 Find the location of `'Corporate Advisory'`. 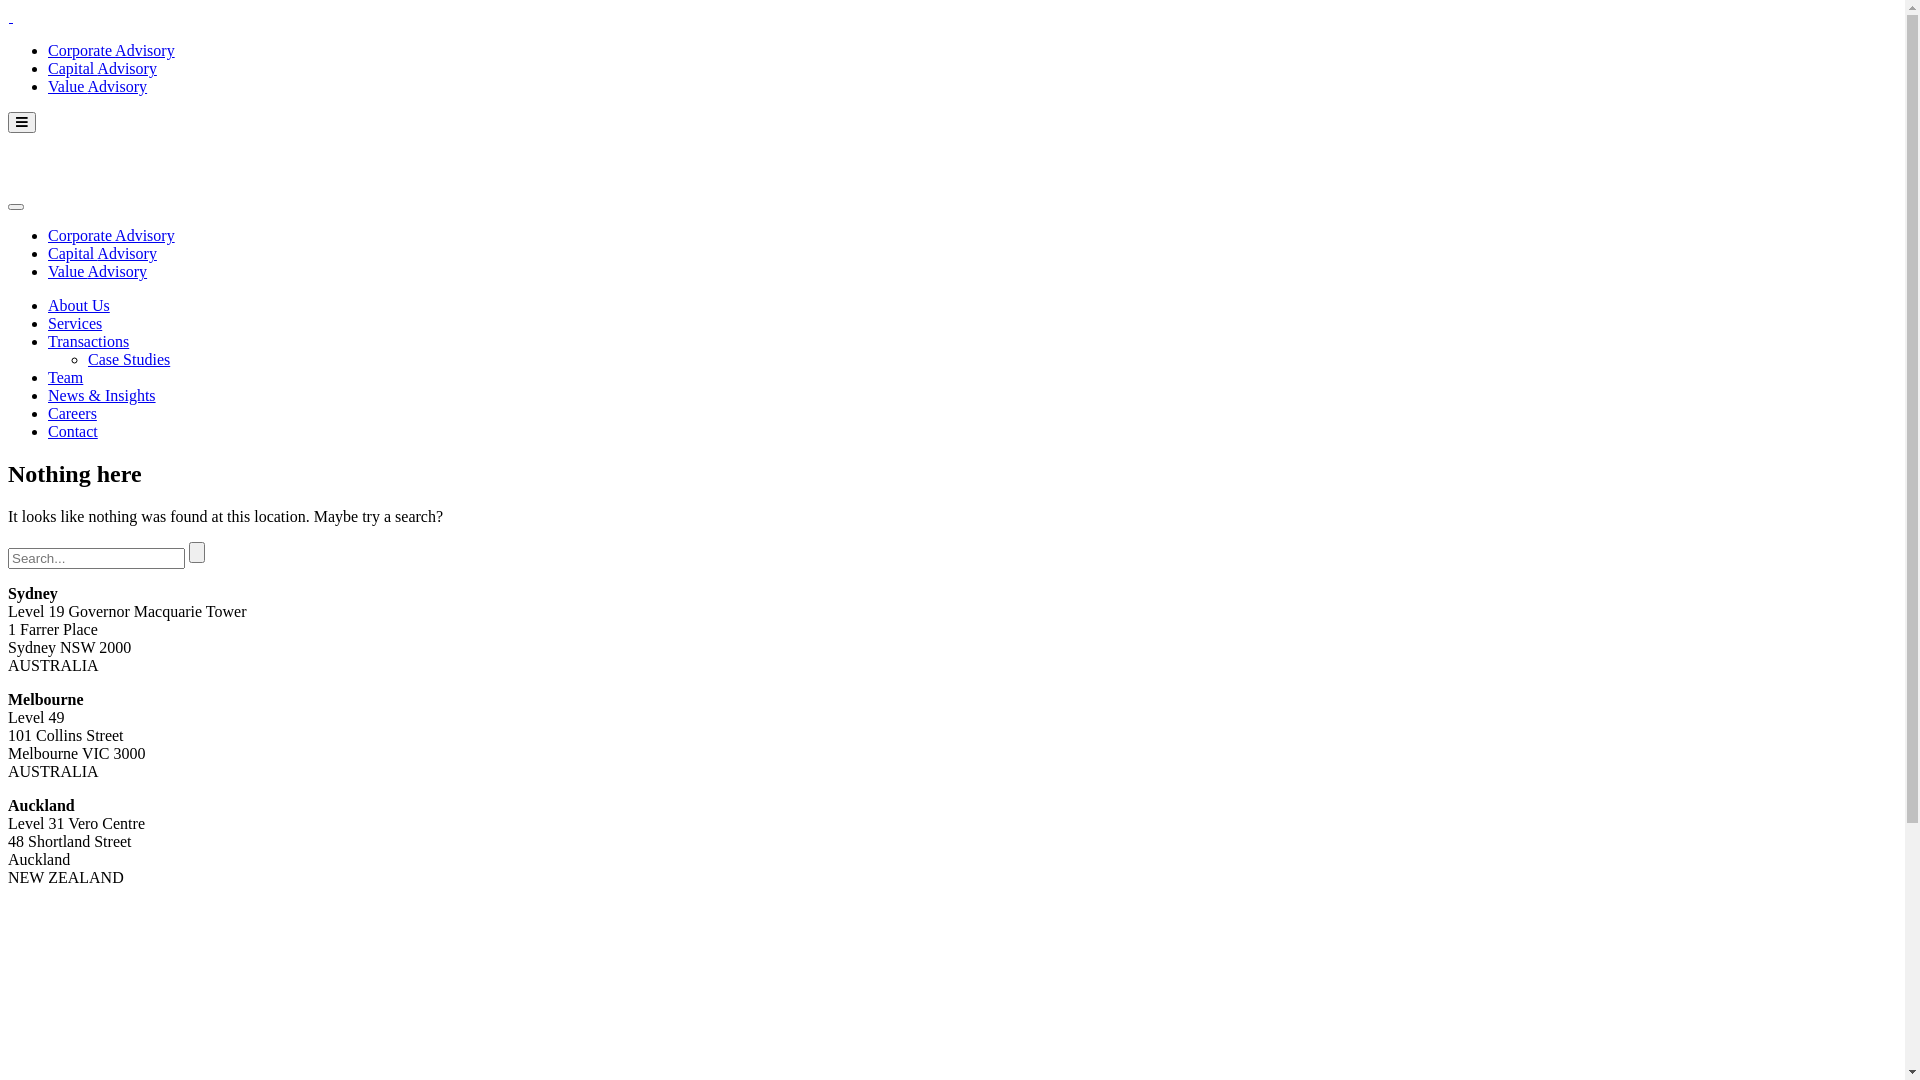

'Corporate Advisory' is located at coordinates (110, 49).